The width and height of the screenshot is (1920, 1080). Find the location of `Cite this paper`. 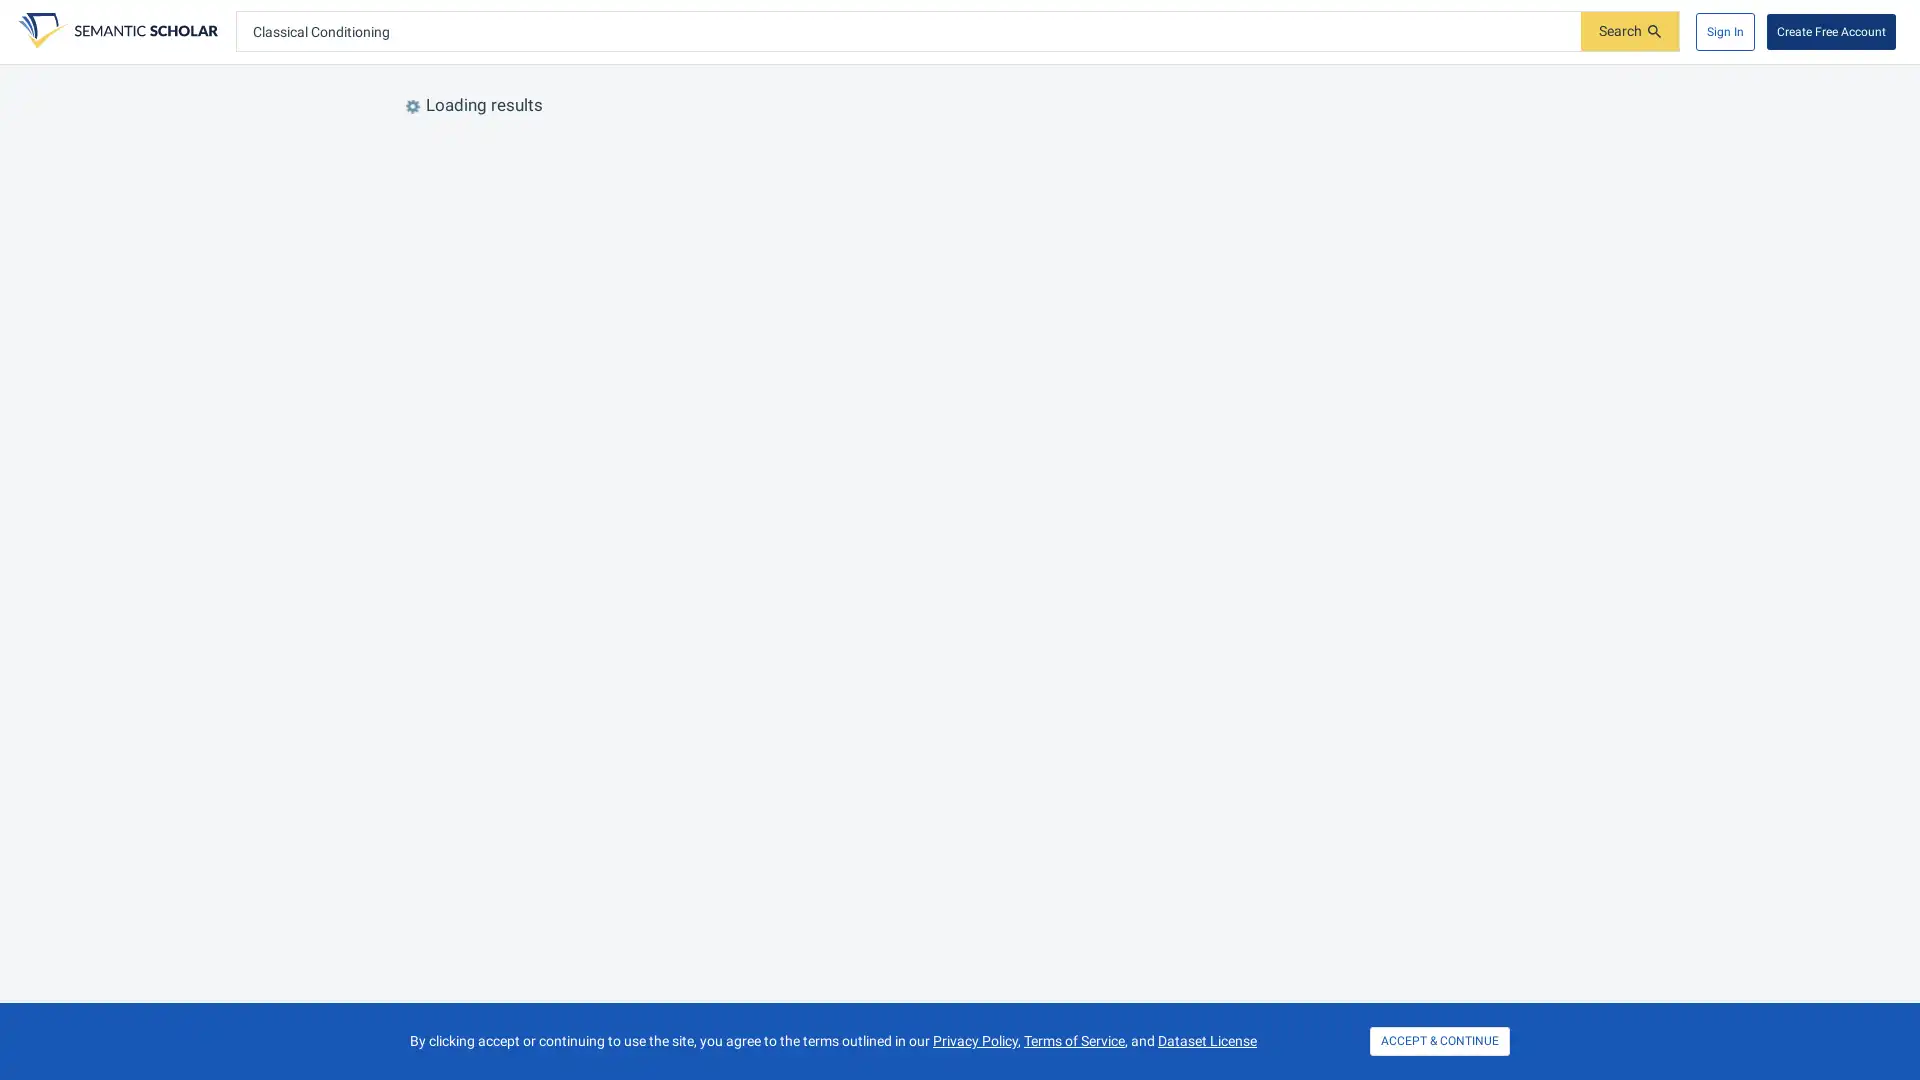

Cite this paper is located at coordinates (771, 705).